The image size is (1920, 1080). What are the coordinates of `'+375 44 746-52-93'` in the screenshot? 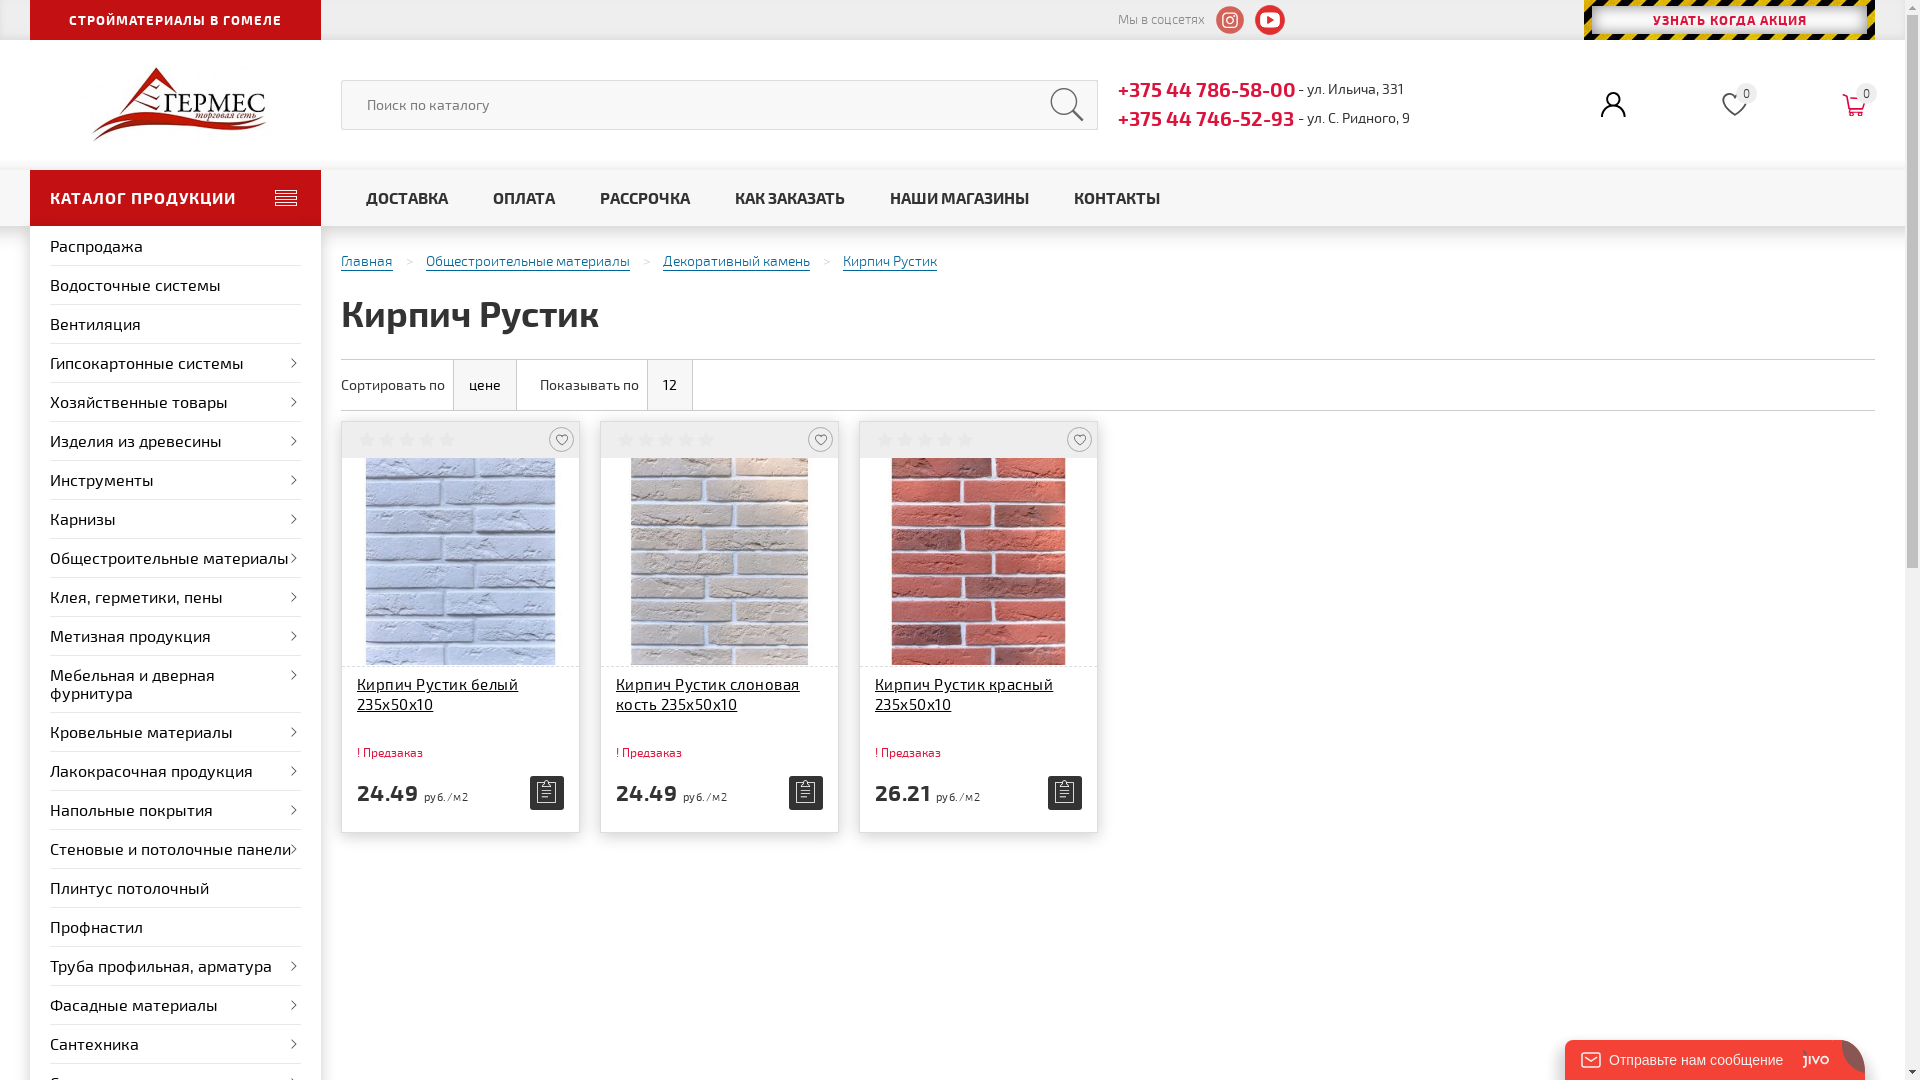 It's located at (1117, 118).